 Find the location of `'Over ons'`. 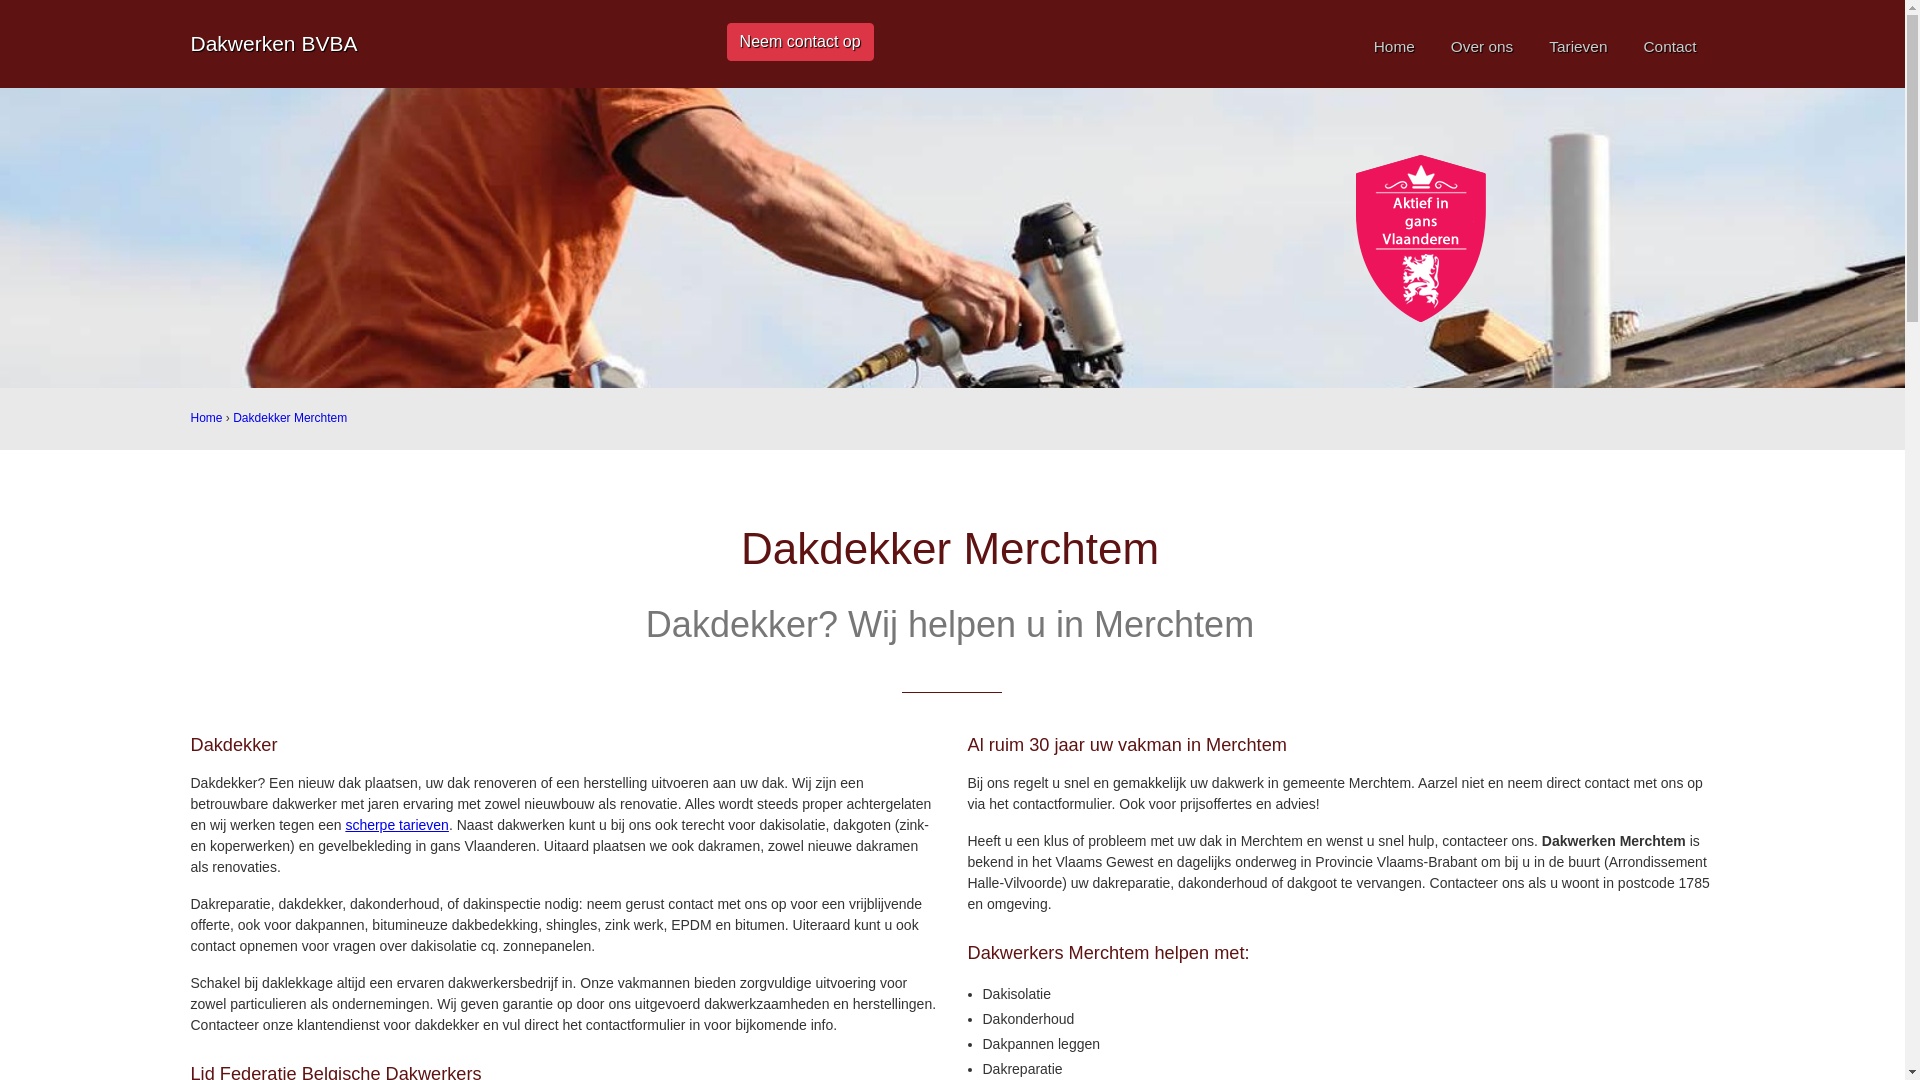

'Over ons' is located at coordinates (1482, 45).